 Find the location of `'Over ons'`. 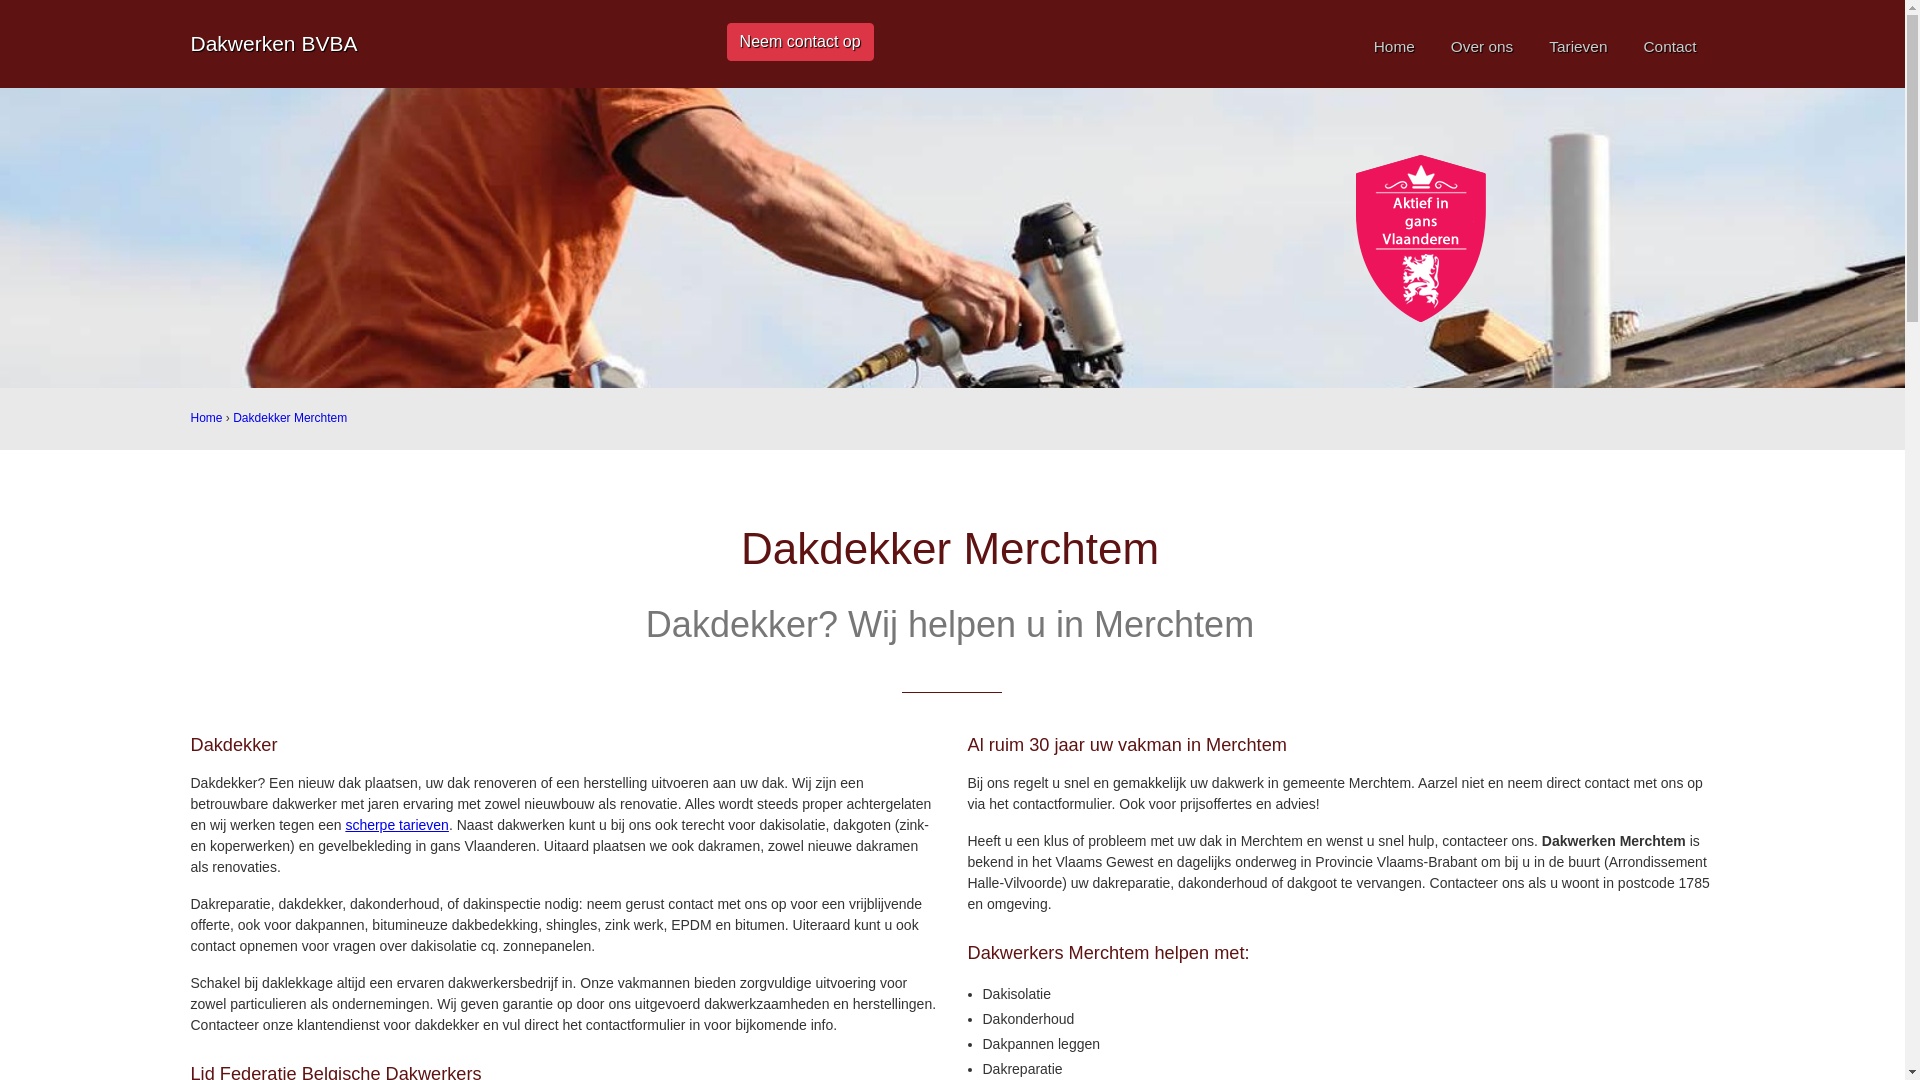

'Over ons' is located at coordinates (1482, 45).